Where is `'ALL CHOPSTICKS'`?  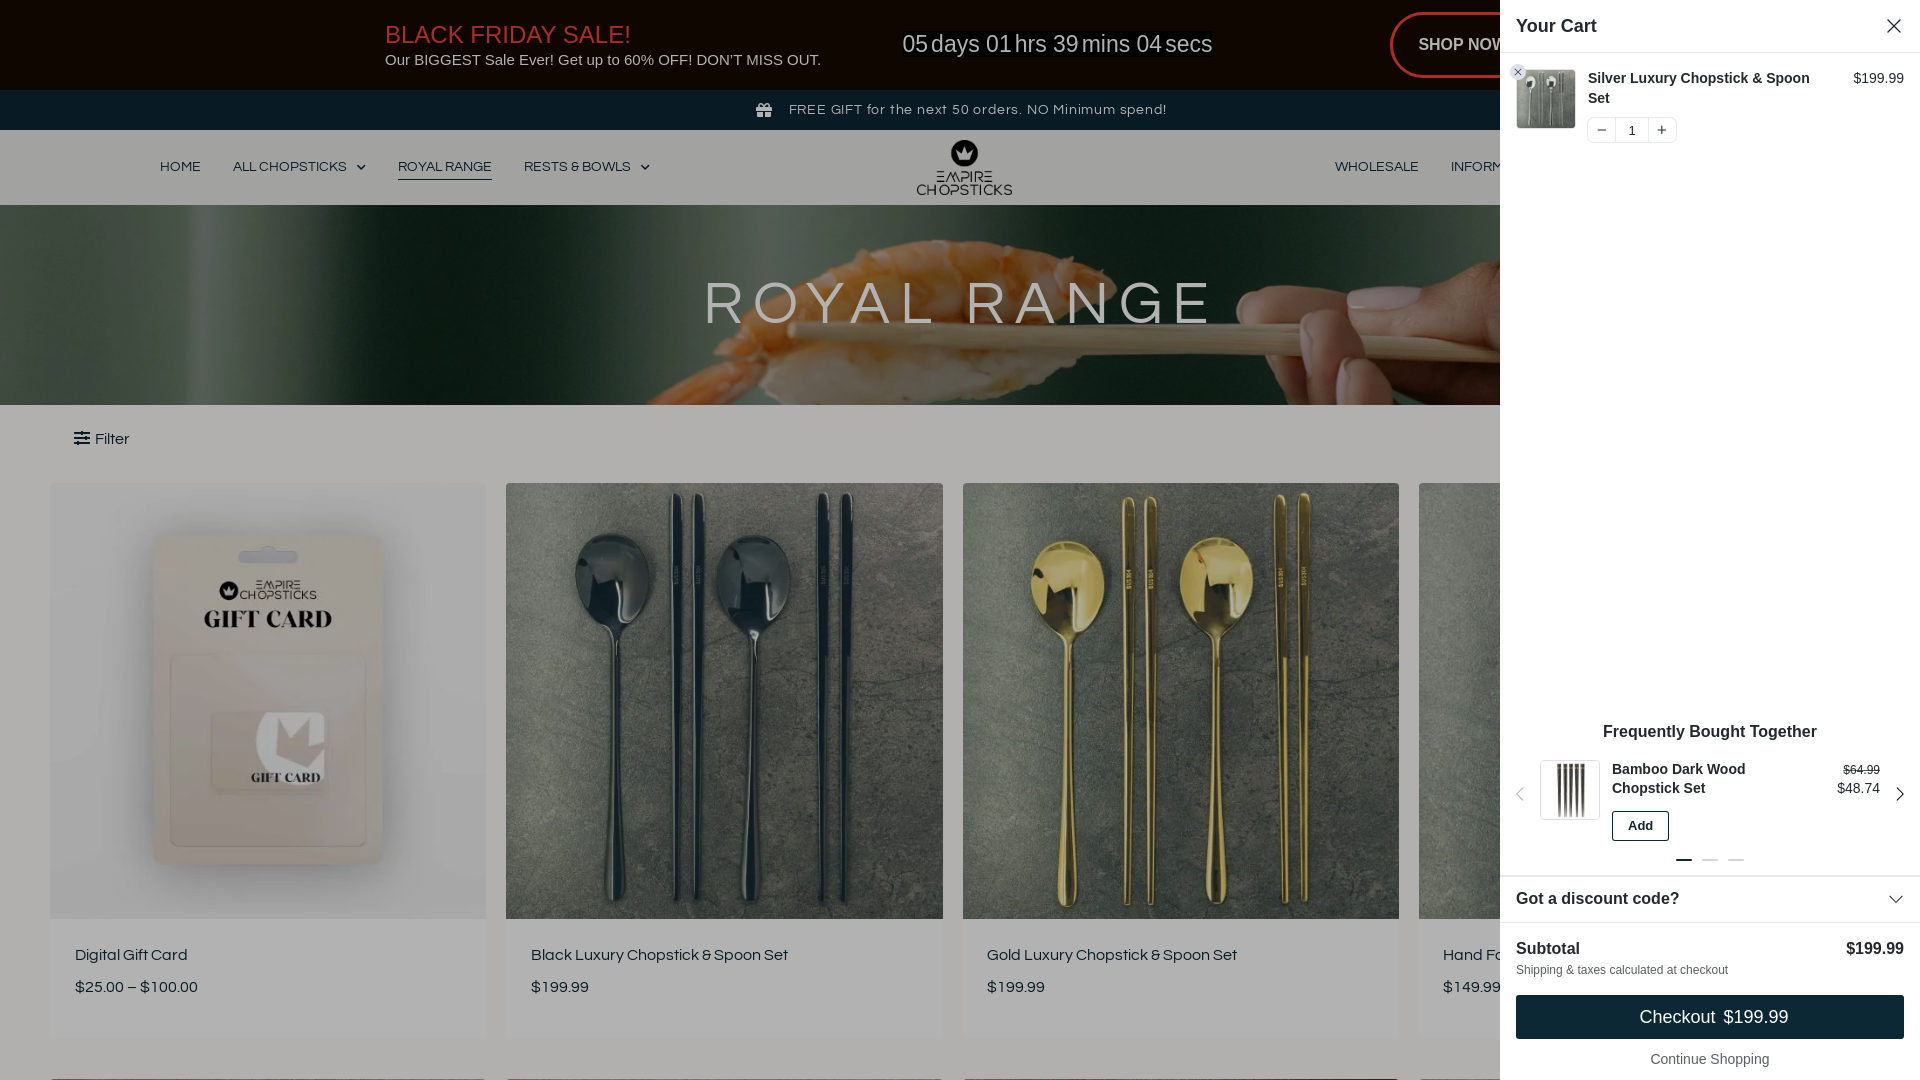 'ALL CHOPSTICKS' is located at coordinates (298, 166).